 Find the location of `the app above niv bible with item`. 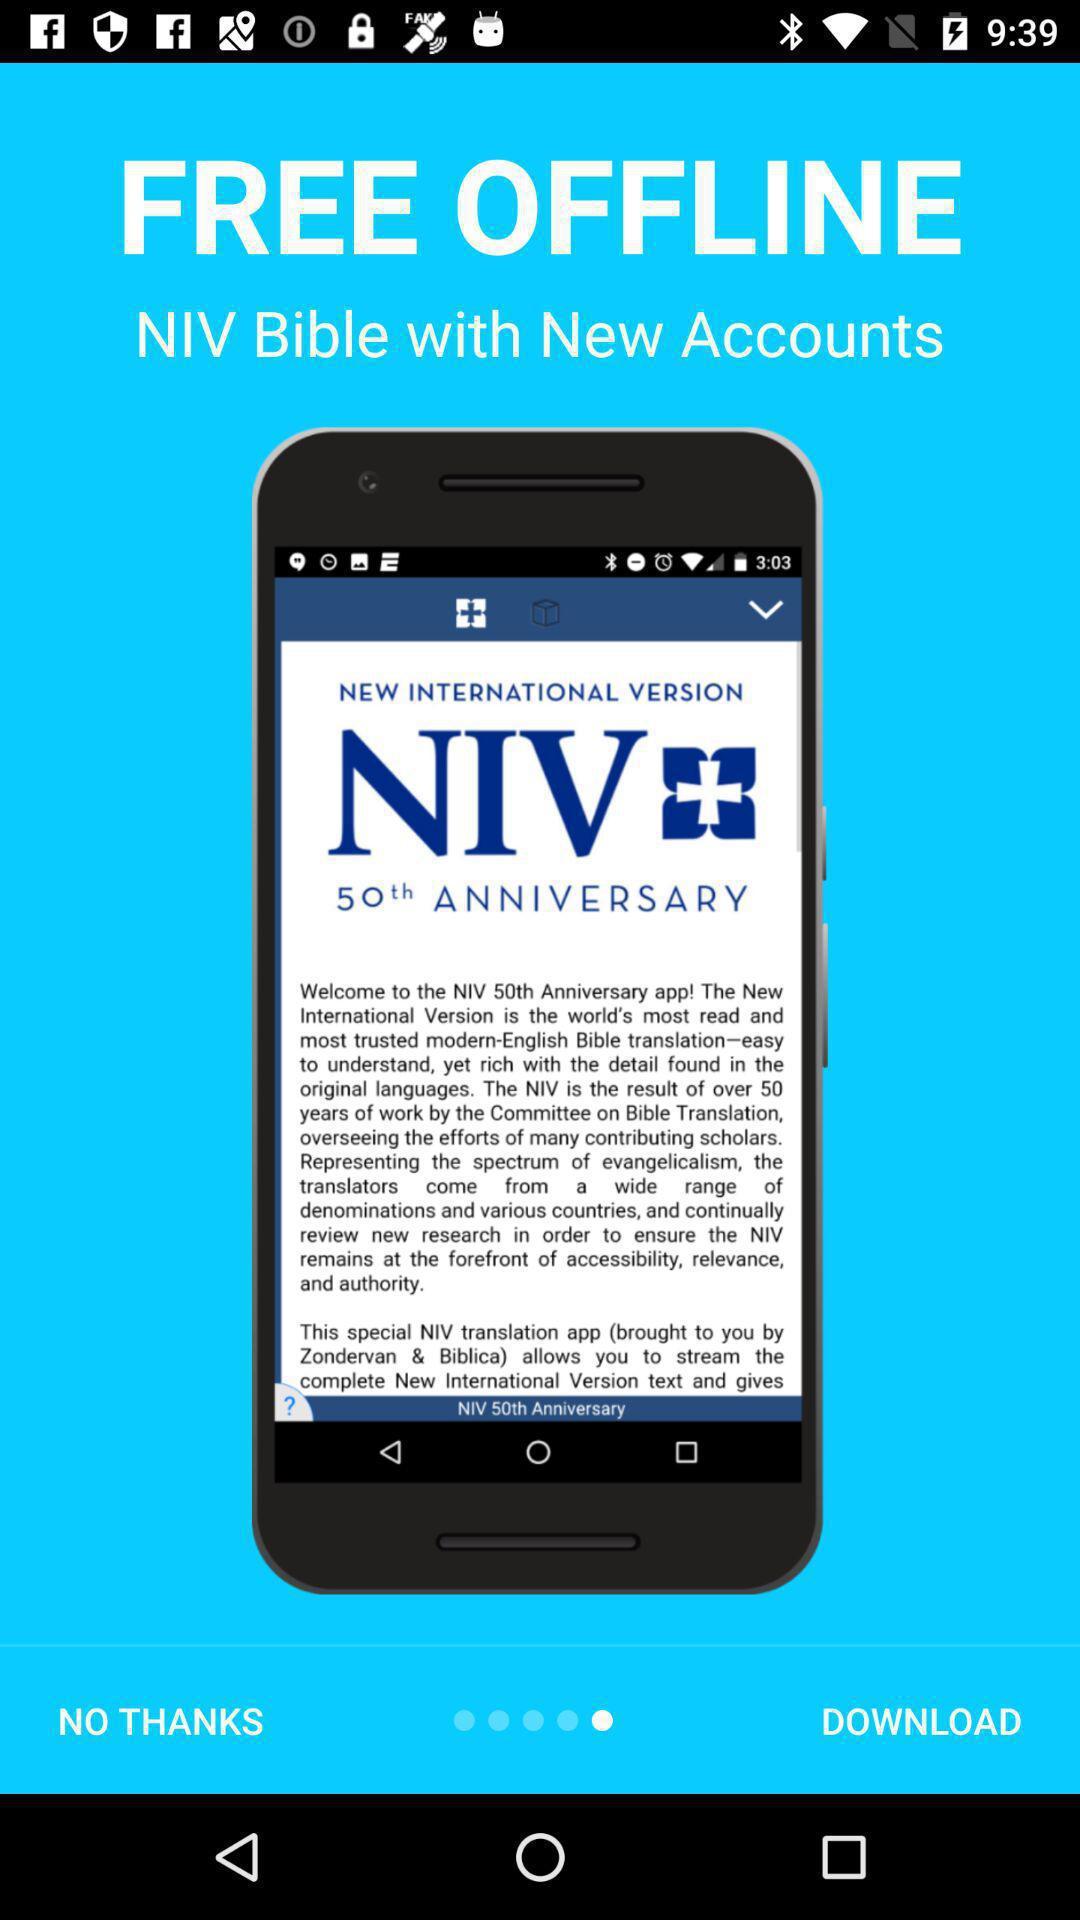

the app above niv bible with item is located at coordinates (538, 202).